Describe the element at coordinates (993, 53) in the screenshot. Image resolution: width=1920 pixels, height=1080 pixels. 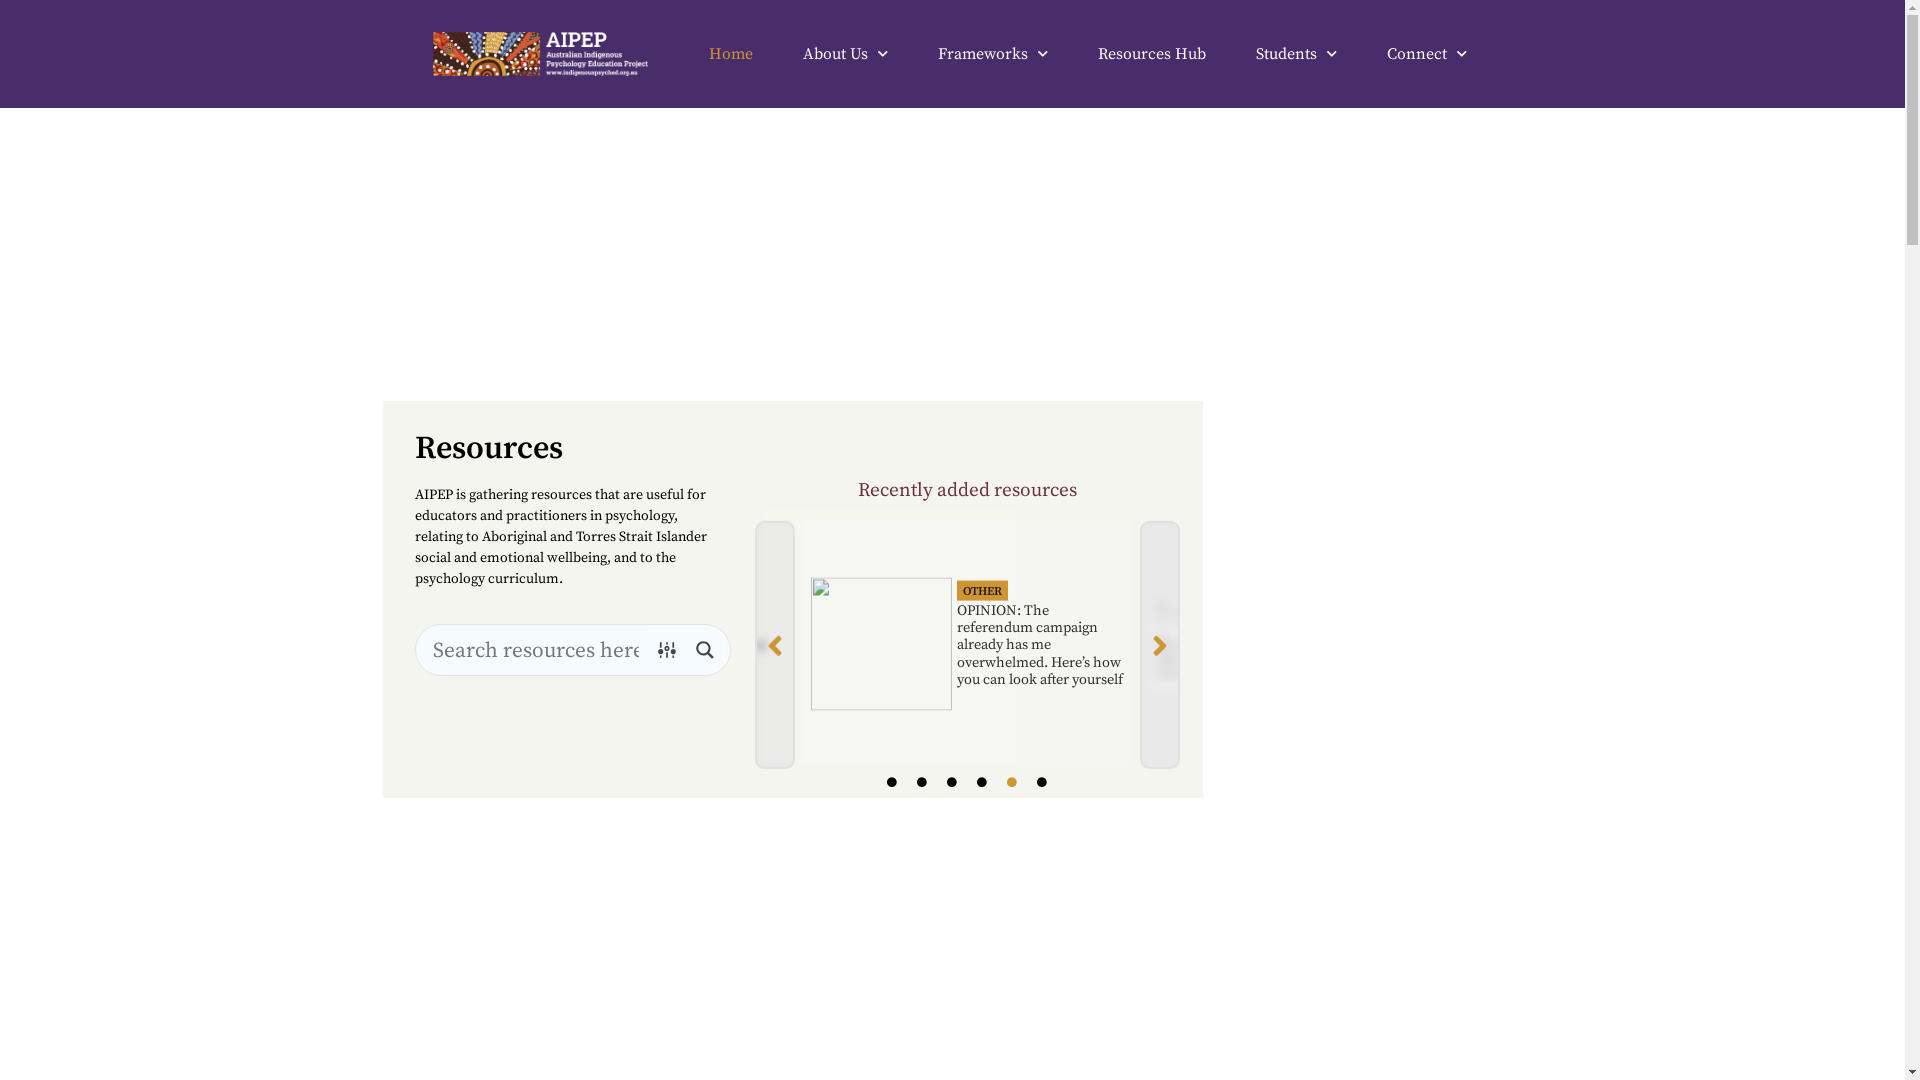
I see `'Frameworks'` at that location.